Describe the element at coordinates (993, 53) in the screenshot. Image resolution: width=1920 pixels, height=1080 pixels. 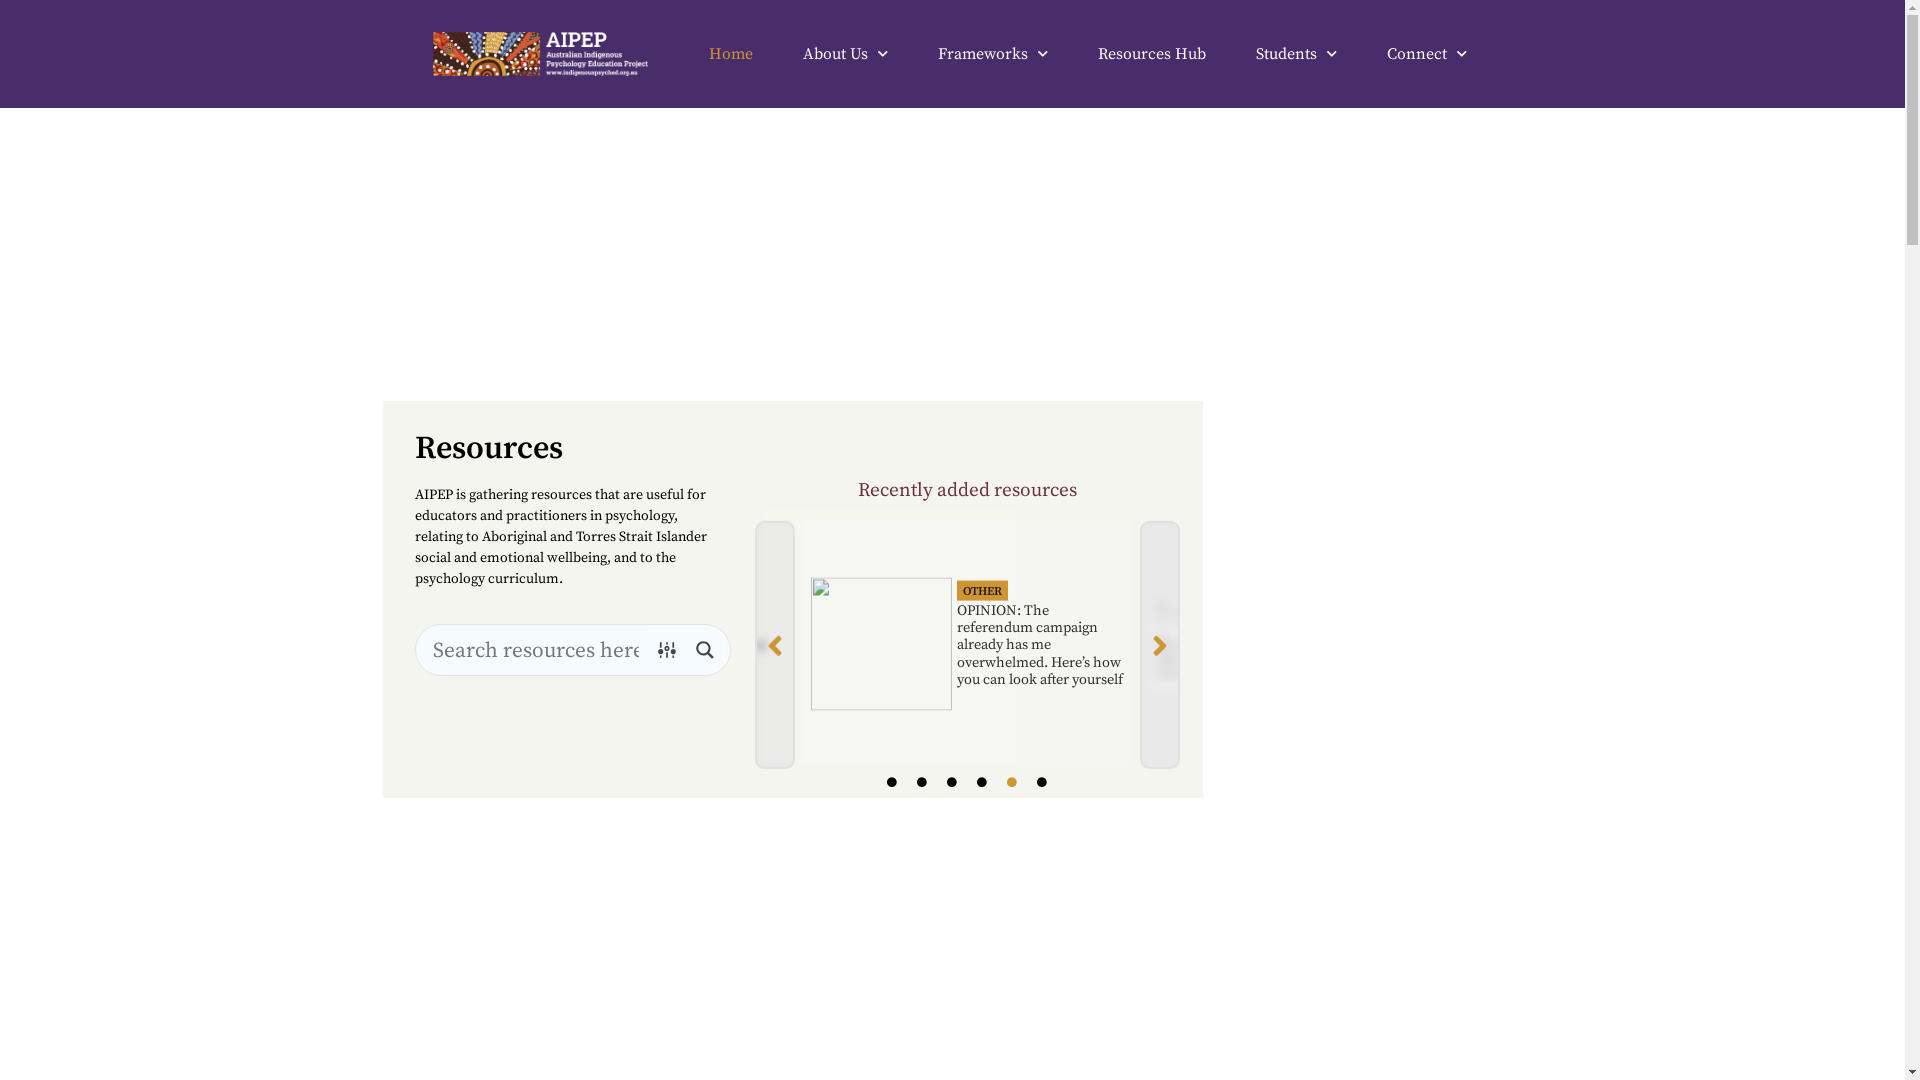
I see `'Frameworks'` at that location.